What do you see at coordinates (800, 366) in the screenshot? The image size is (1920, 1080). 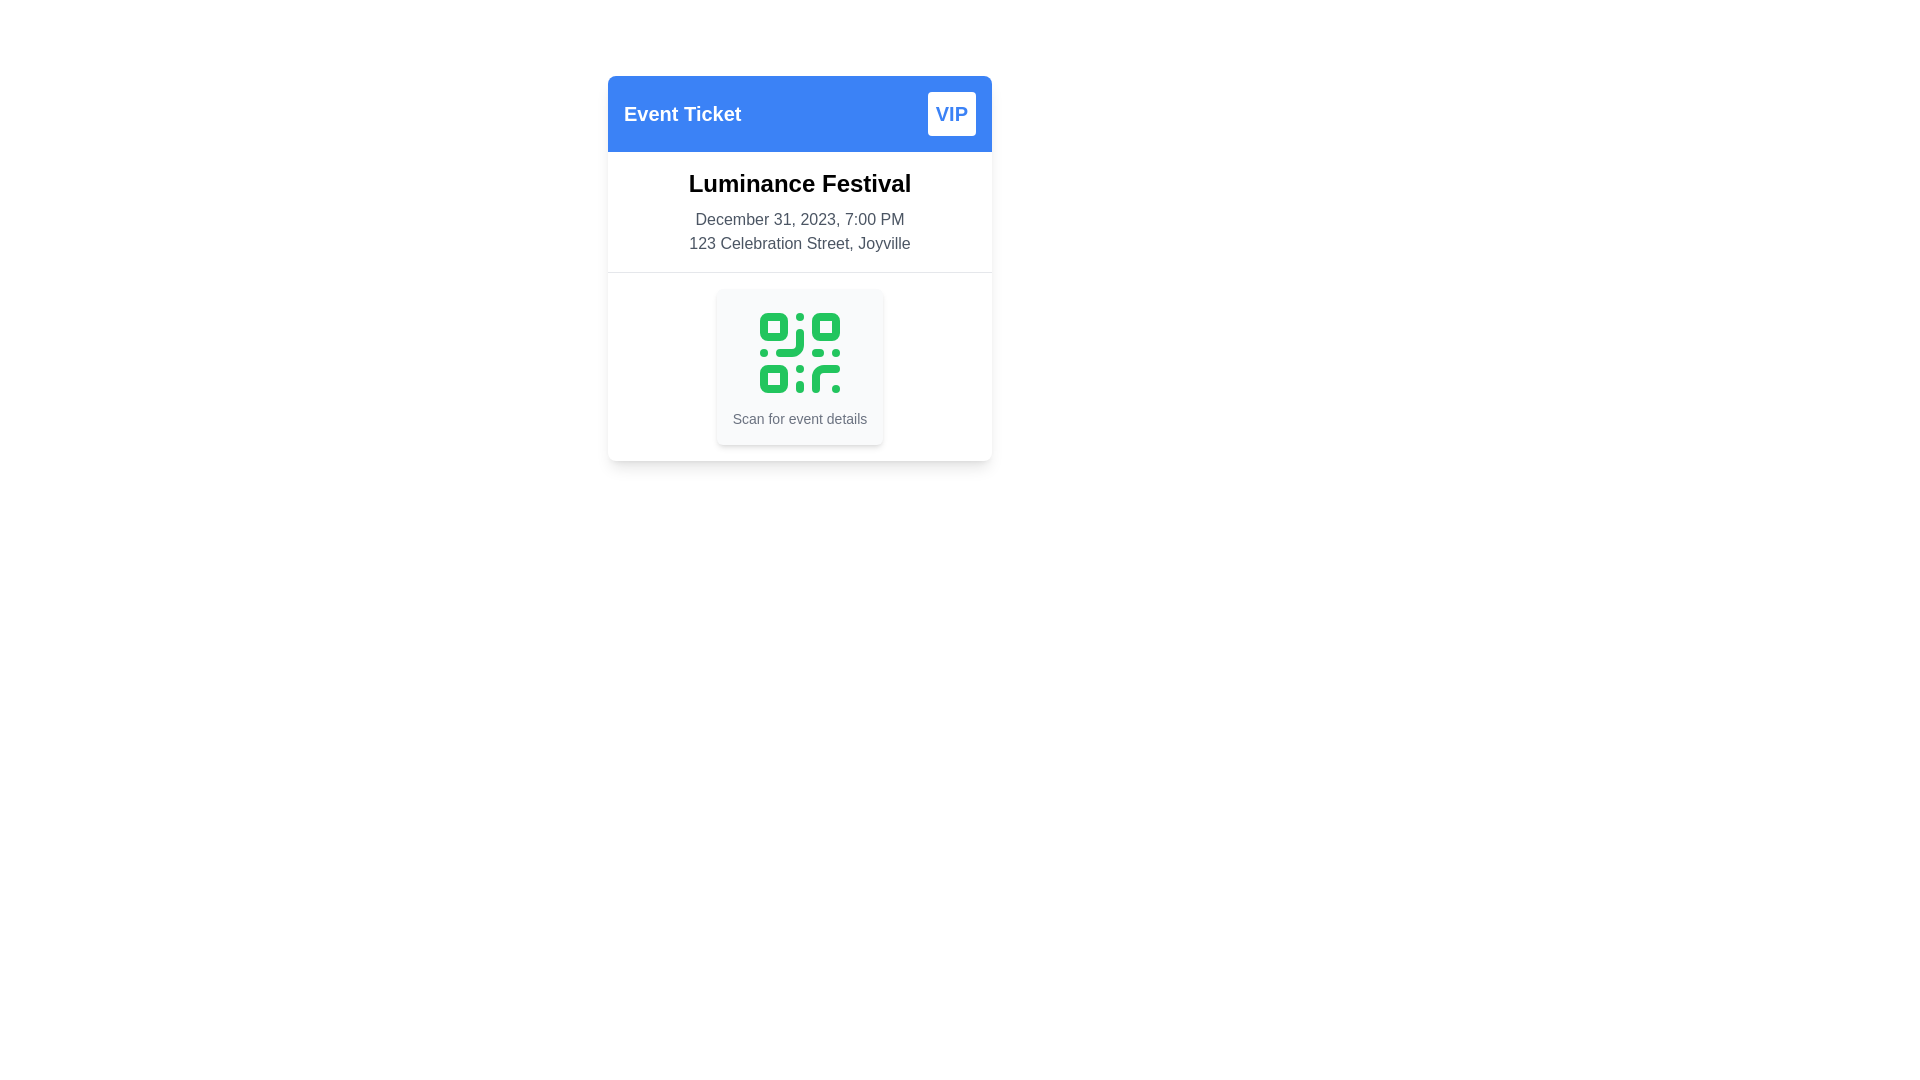 I see `the QR code element with the label 'Scan for event details'` at bounding box center [800, 366].